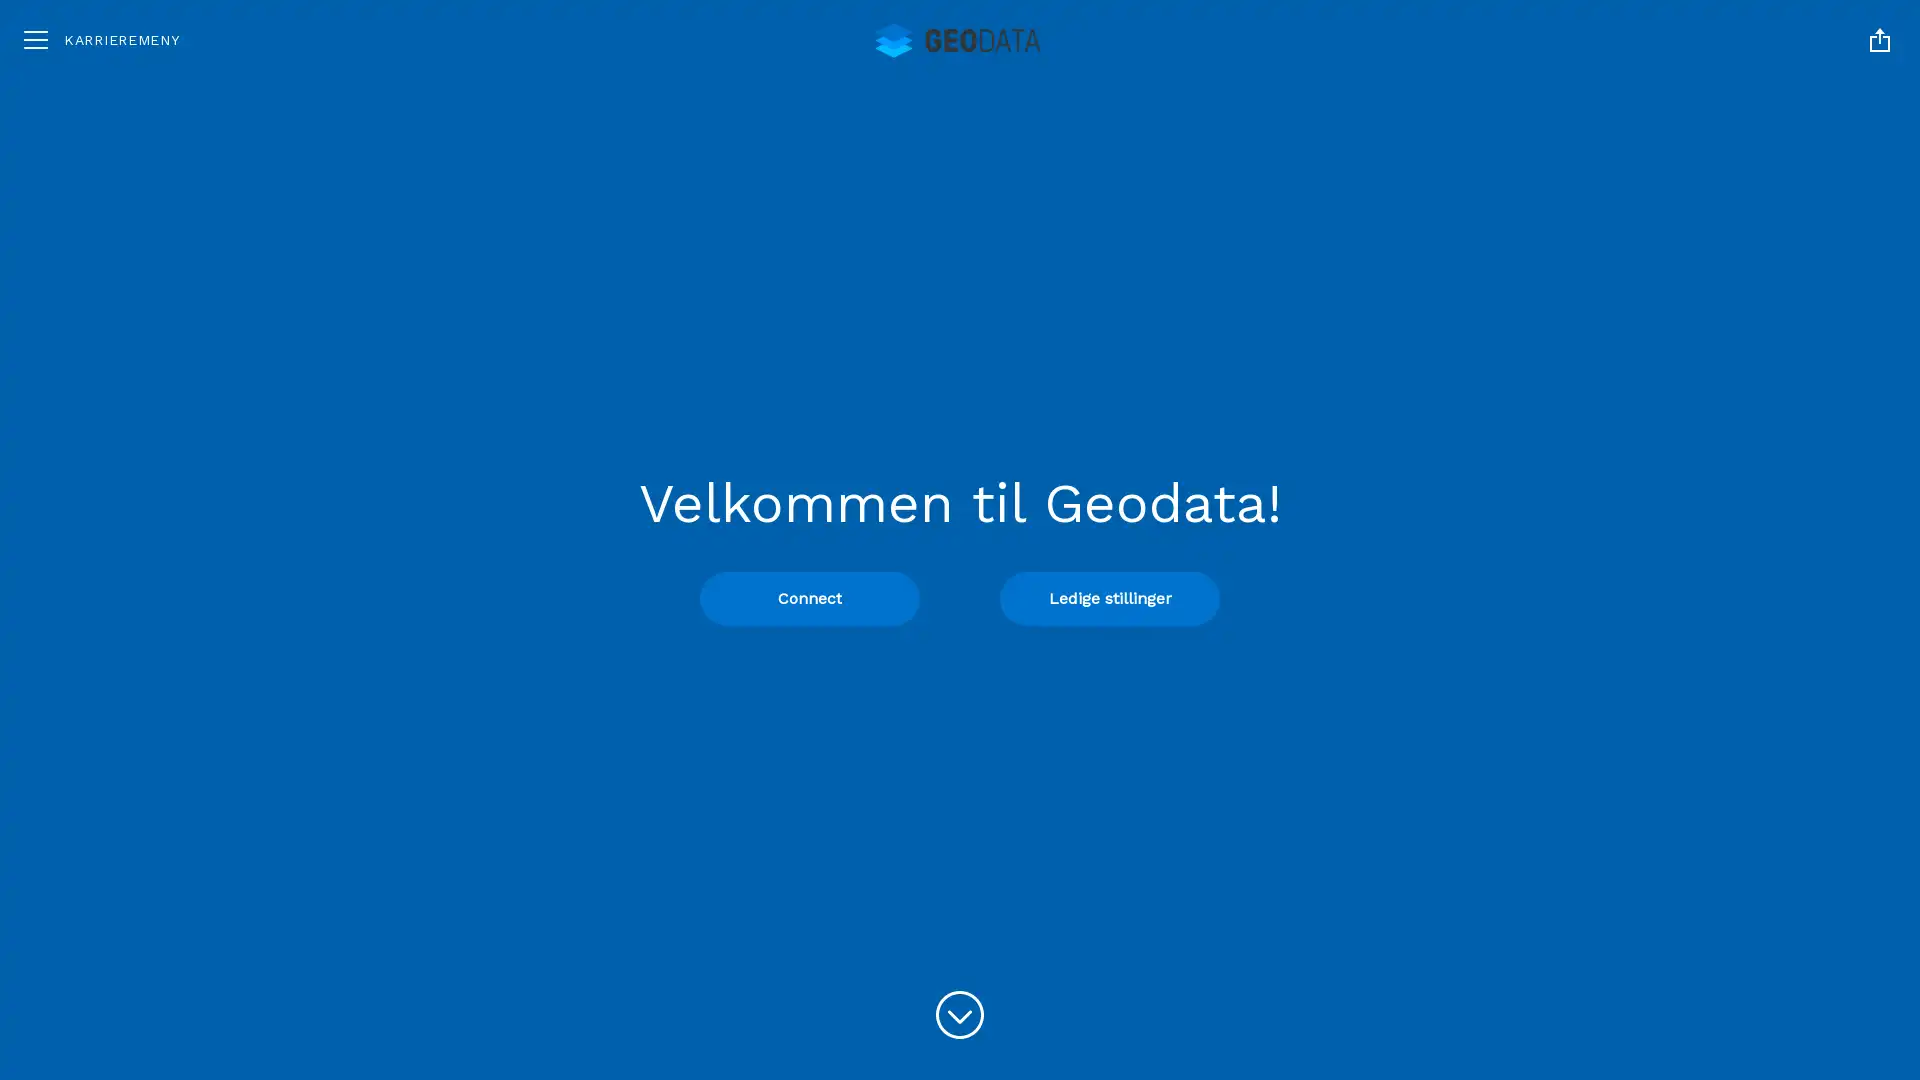 This screenshot has width=1920, height=1080. Describe the element at coordinates (1691, 971) in the screenshot. I see `Preferanser for informasjonskapsler` at that location.